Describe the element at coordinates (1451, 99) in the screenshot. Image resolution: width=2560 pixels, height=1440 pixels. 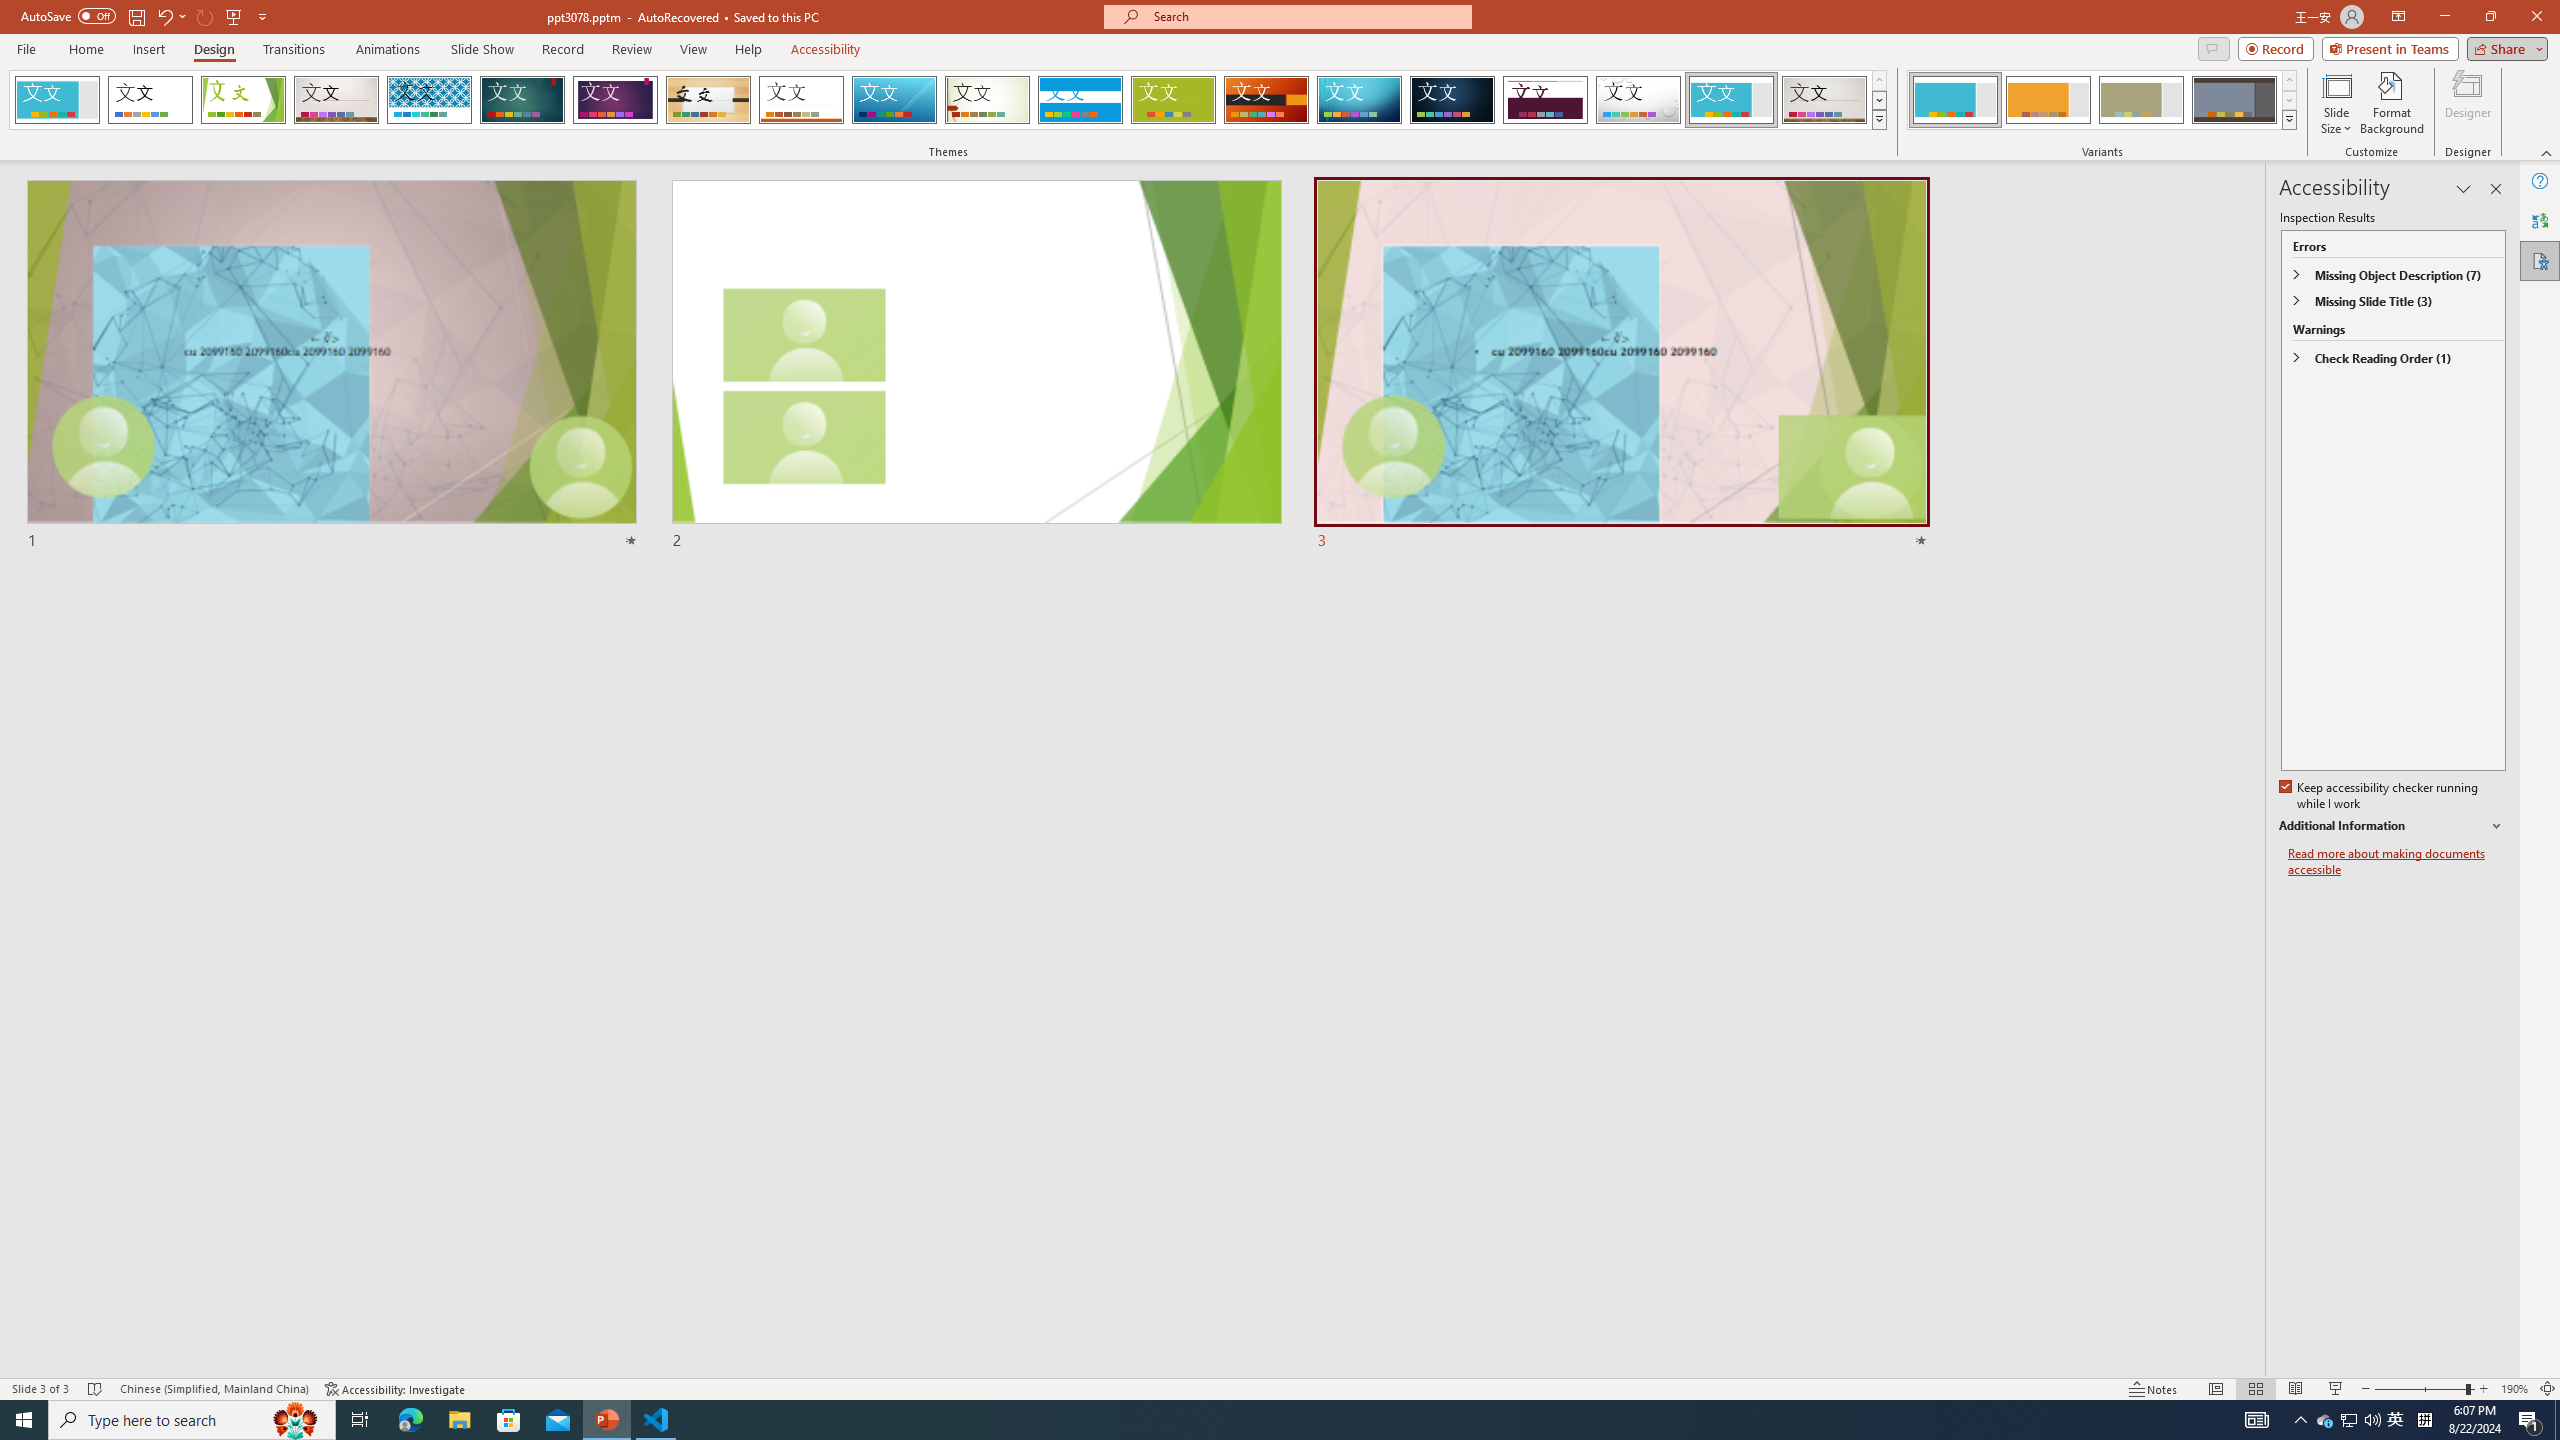
I see `'Damask'` at that location.